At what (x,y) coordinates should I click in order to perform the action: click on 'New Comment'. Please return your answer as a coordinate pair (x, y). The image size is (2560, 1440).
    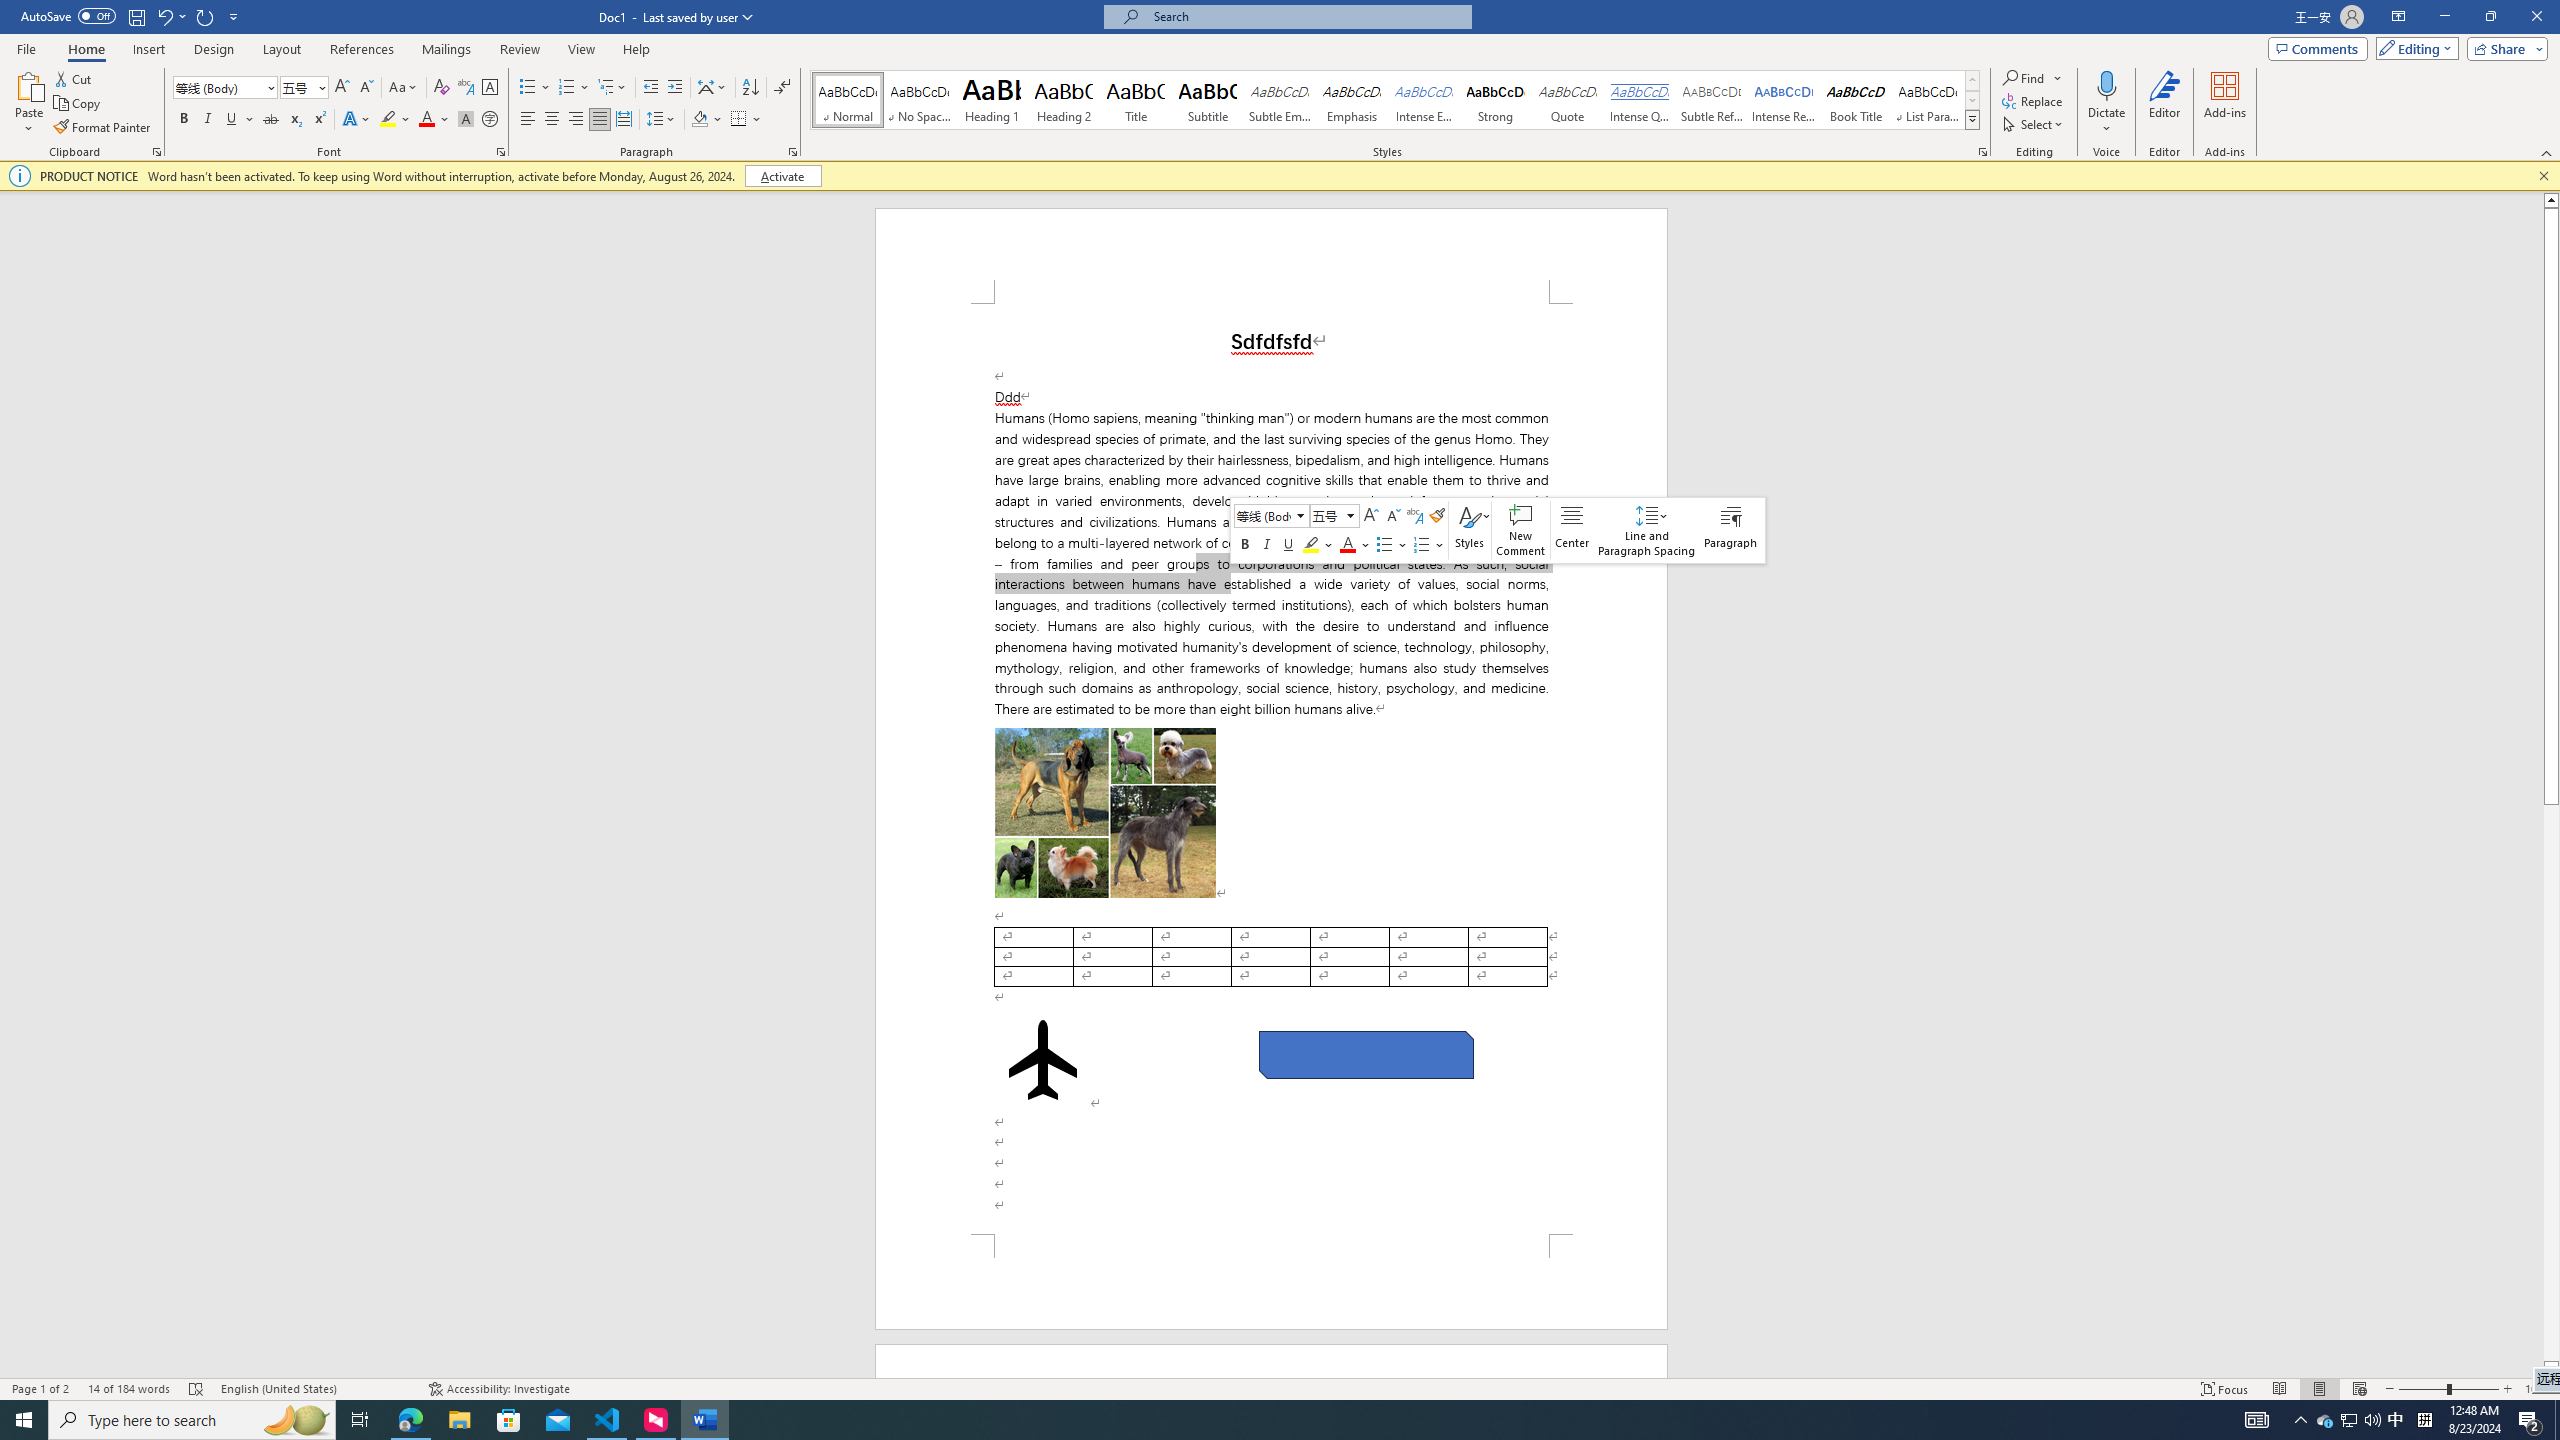
    Looking at the image, I should click on (1520, 529).